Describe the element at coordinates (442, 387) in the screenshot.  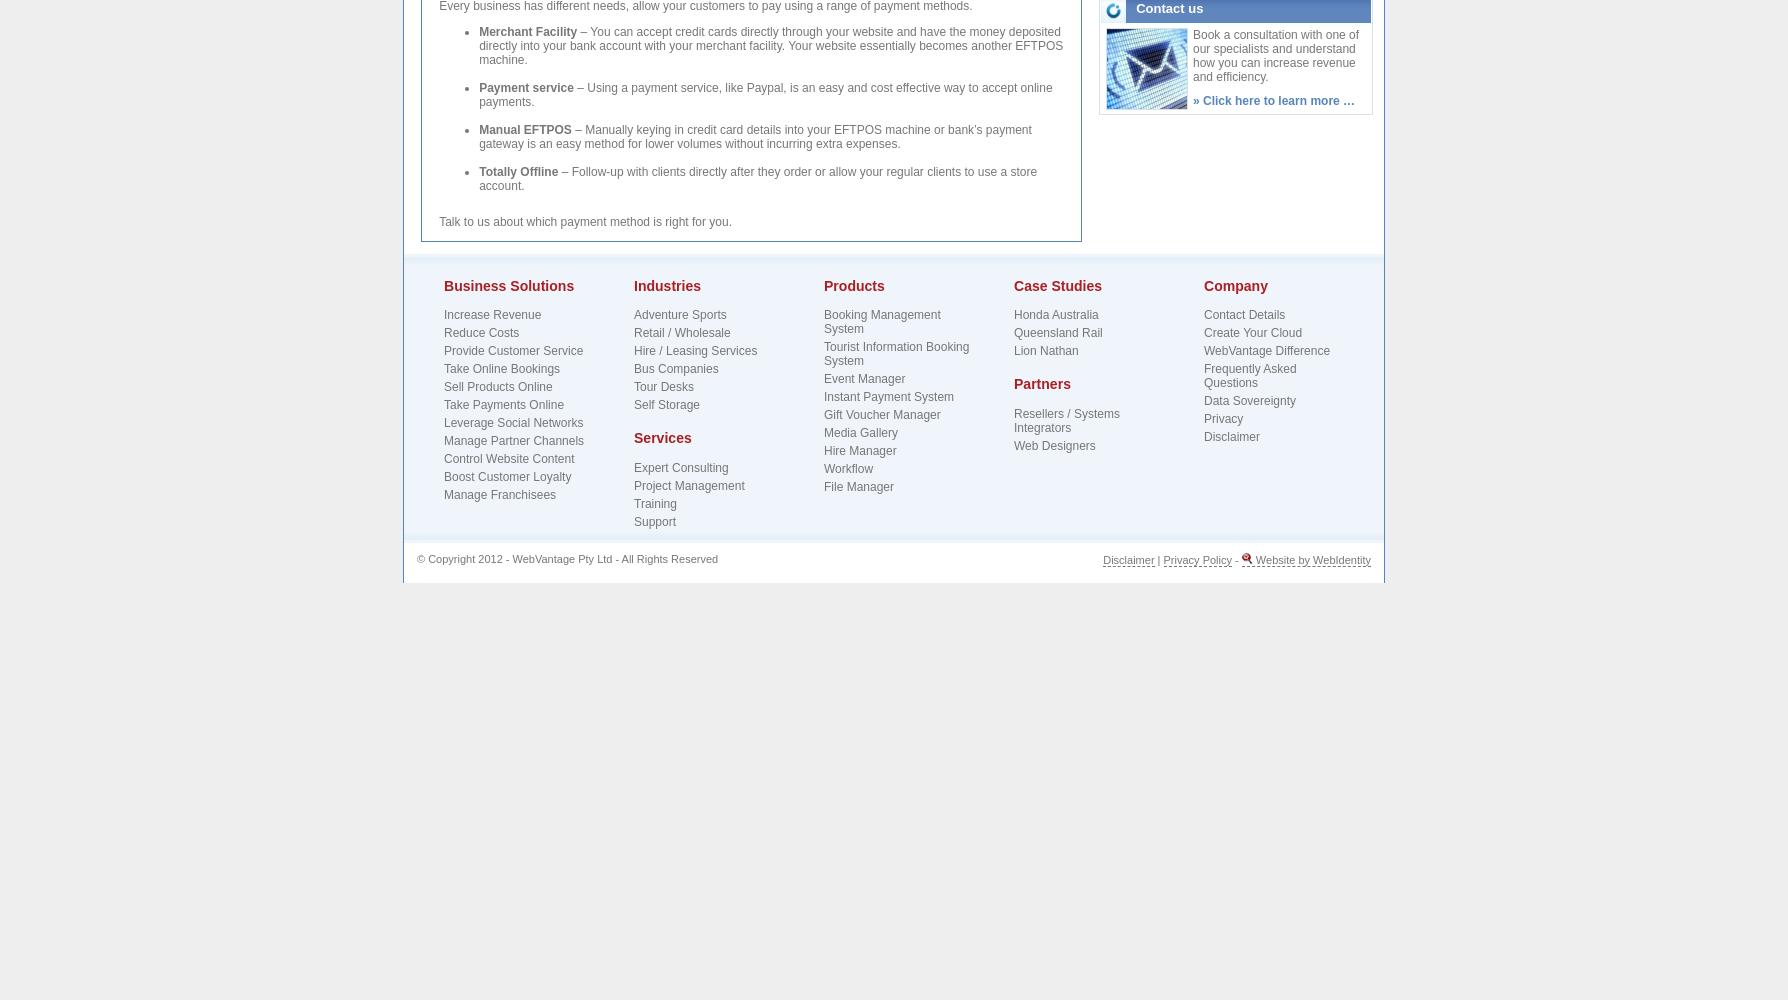
I see `'Sell Products Online'` at that location.